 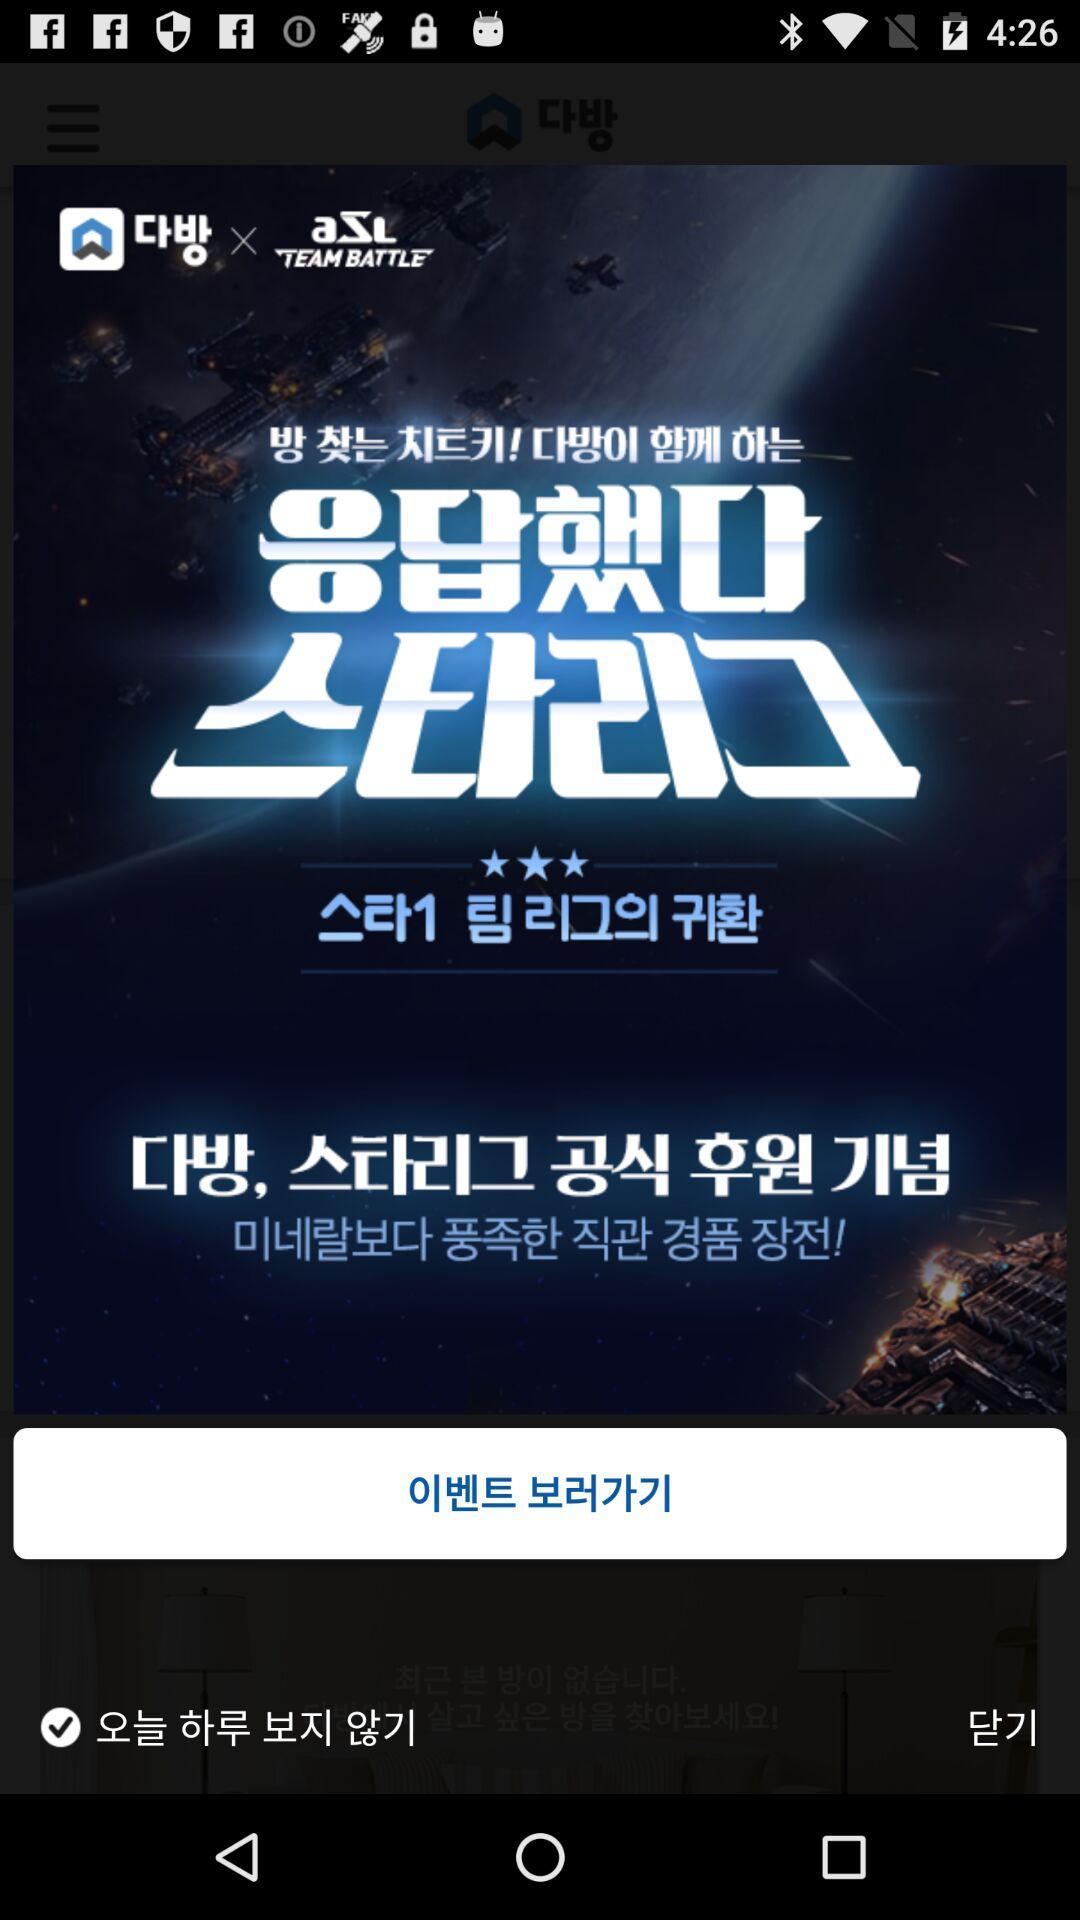 What do you see at coordinates (540, 788) in the screenshot?
I see `item at the center` at bounding box center [540, 788].